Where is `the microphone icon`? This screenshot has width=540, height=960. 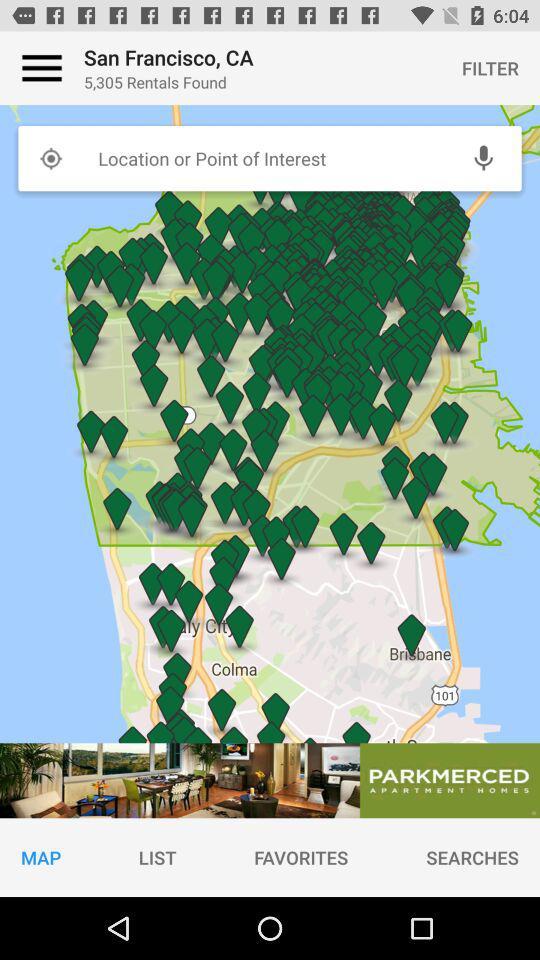 the microphone icon is located at coordinates (482, 157).